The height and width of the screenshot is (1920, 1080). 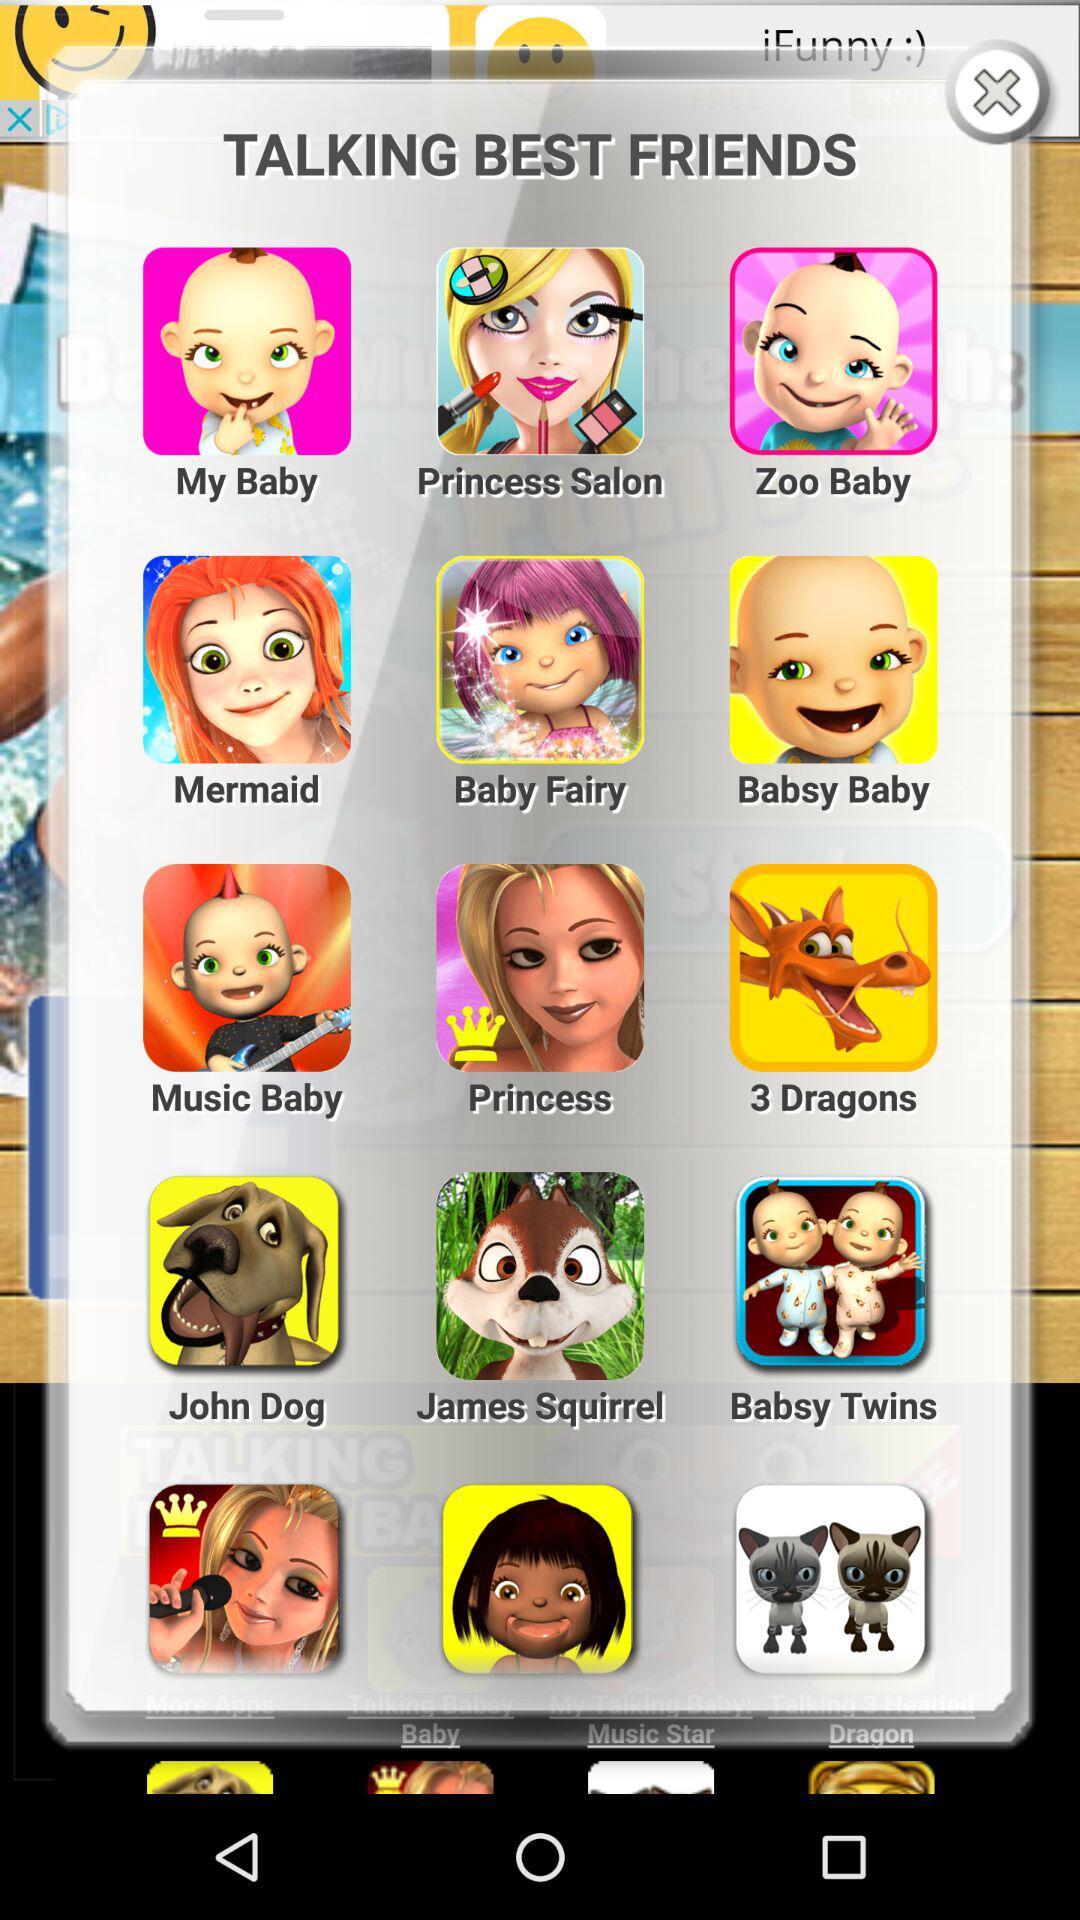 What do you see at coordinates (1001, 93) in the screenshot?
I see `the popup` at bounding box center [1001, 93].